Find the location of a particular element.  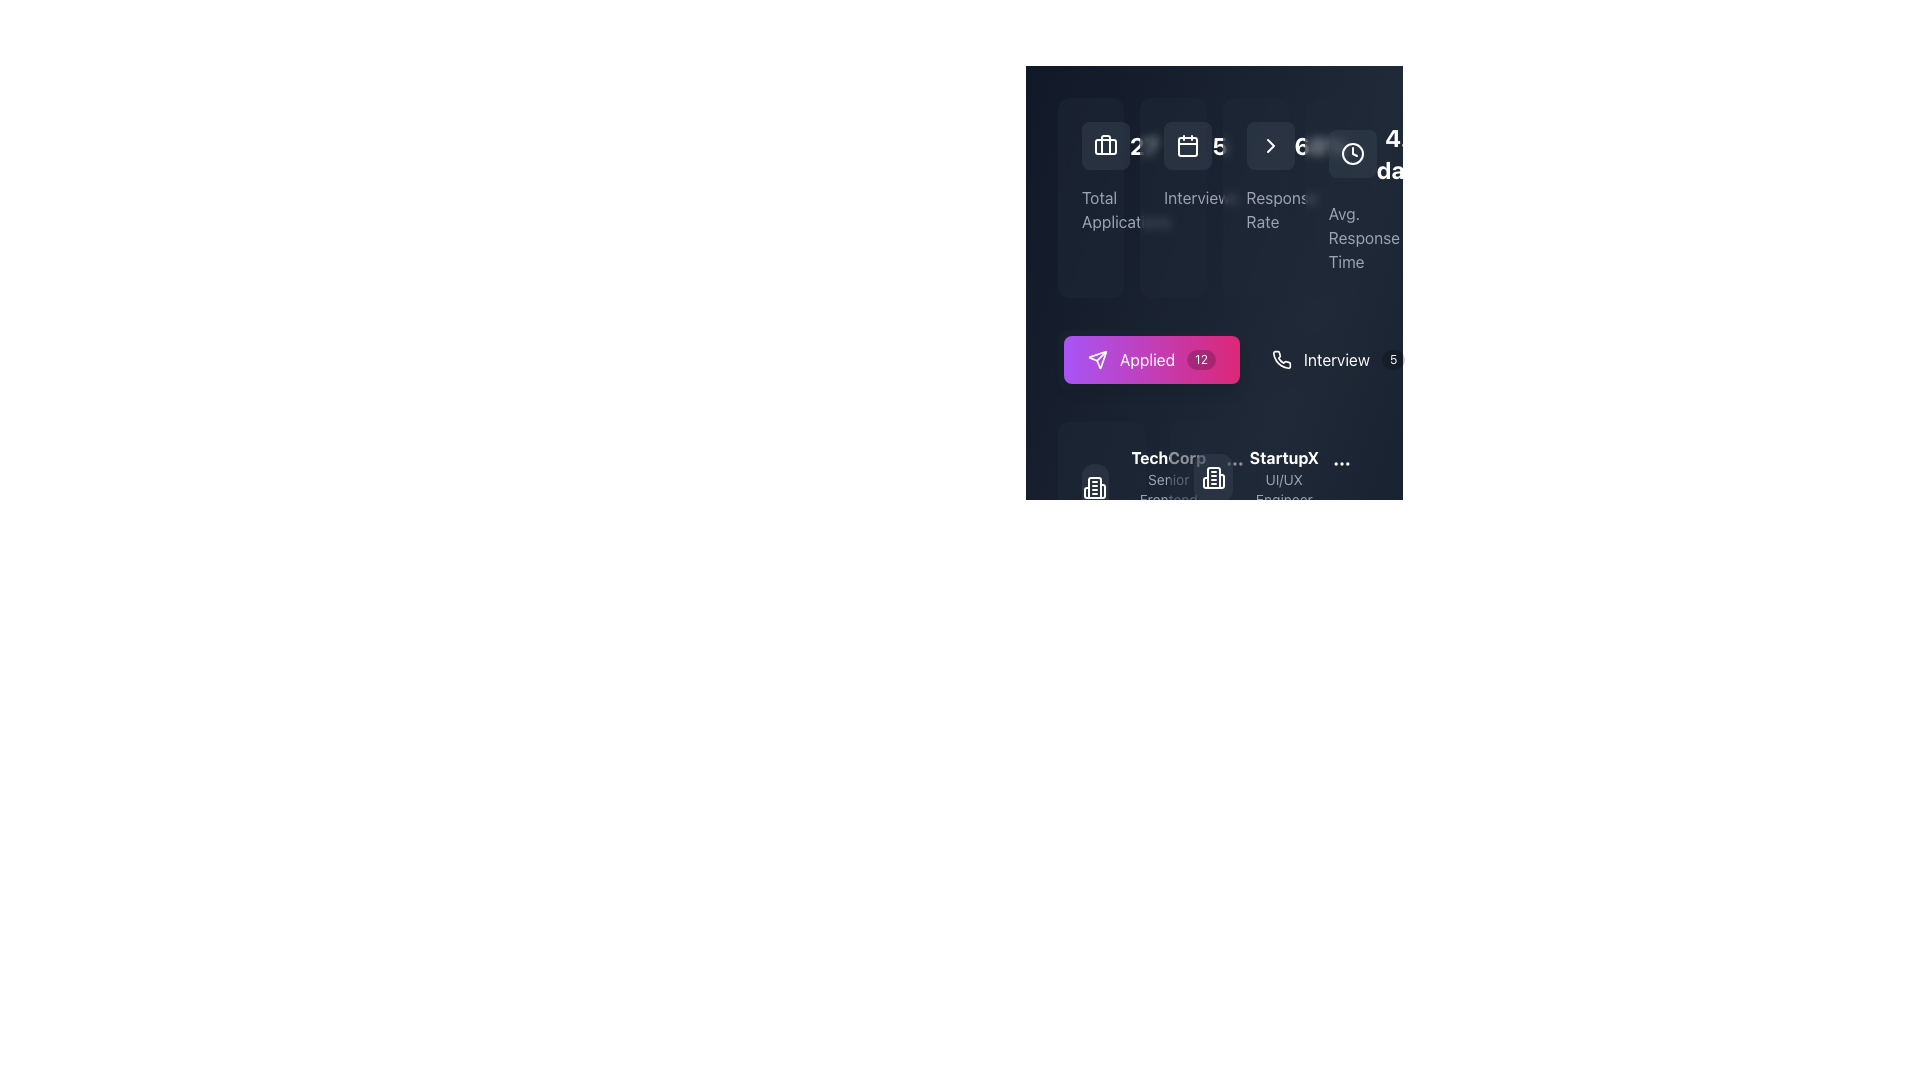

the text label displaying 'UI/UX Engineer' located beneath 'StartupX' in the lower-right section of the interface is located at coordinates (1284, 489).